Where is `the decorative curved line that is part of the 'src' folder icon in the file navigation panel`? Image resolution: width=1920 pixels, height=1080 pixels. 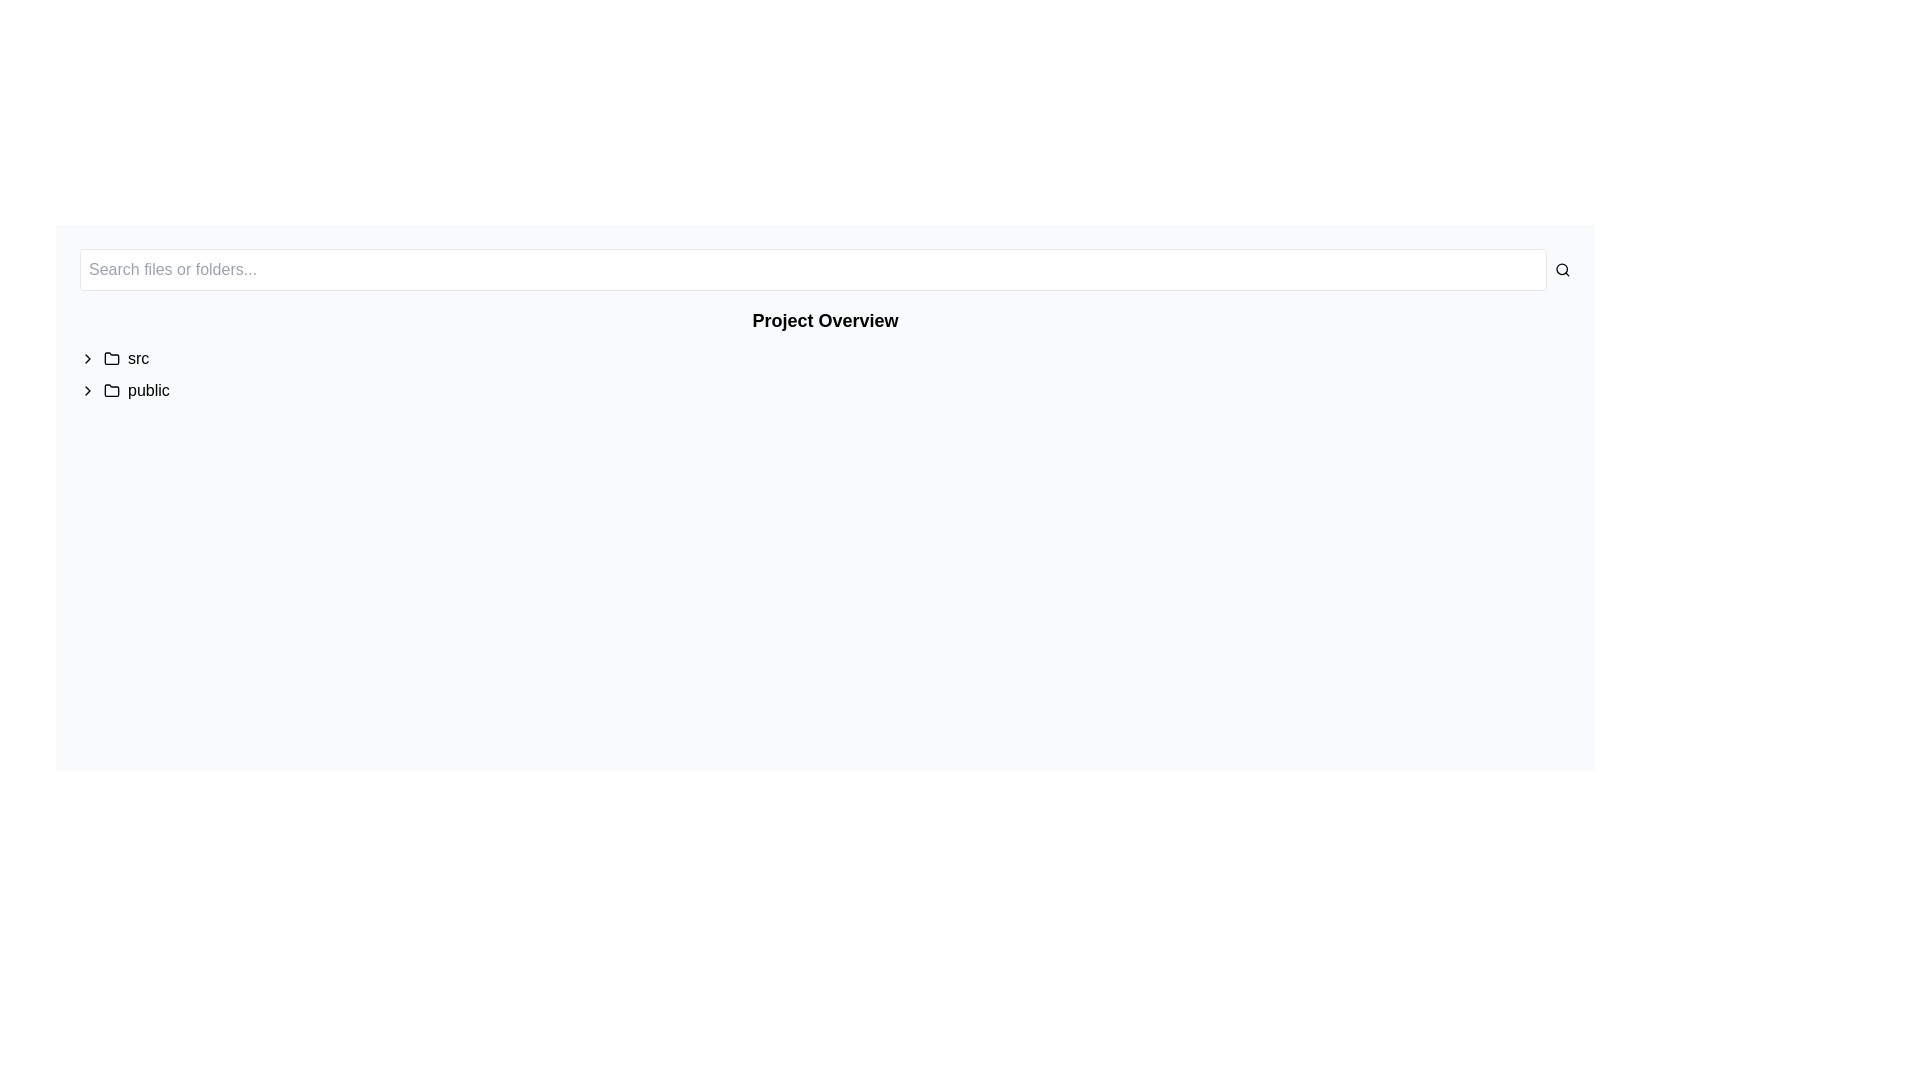 the decorative curved line that is part of the 'src' folder icon in the file navigation panel is located at coordinates (110, 357).